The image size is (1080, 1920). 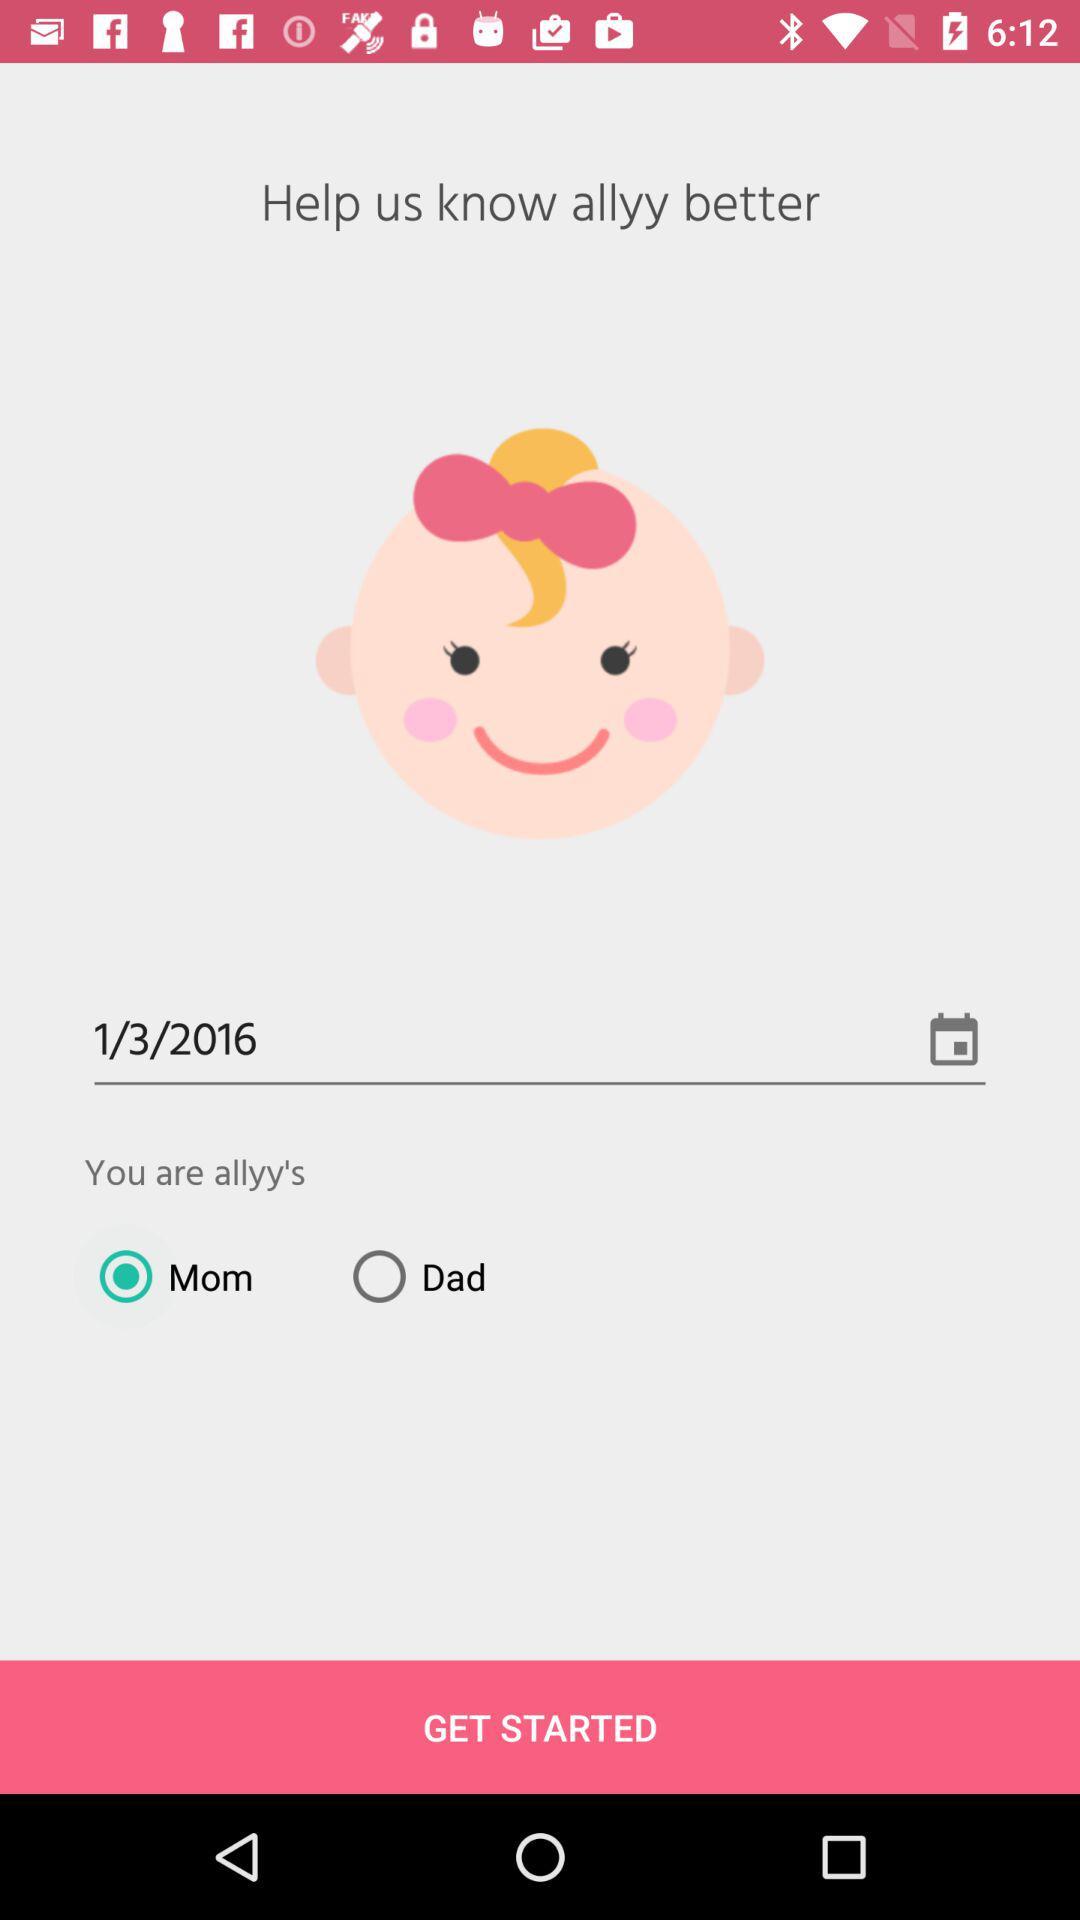 I want to click on mom item, so click(x=167, y=1275).